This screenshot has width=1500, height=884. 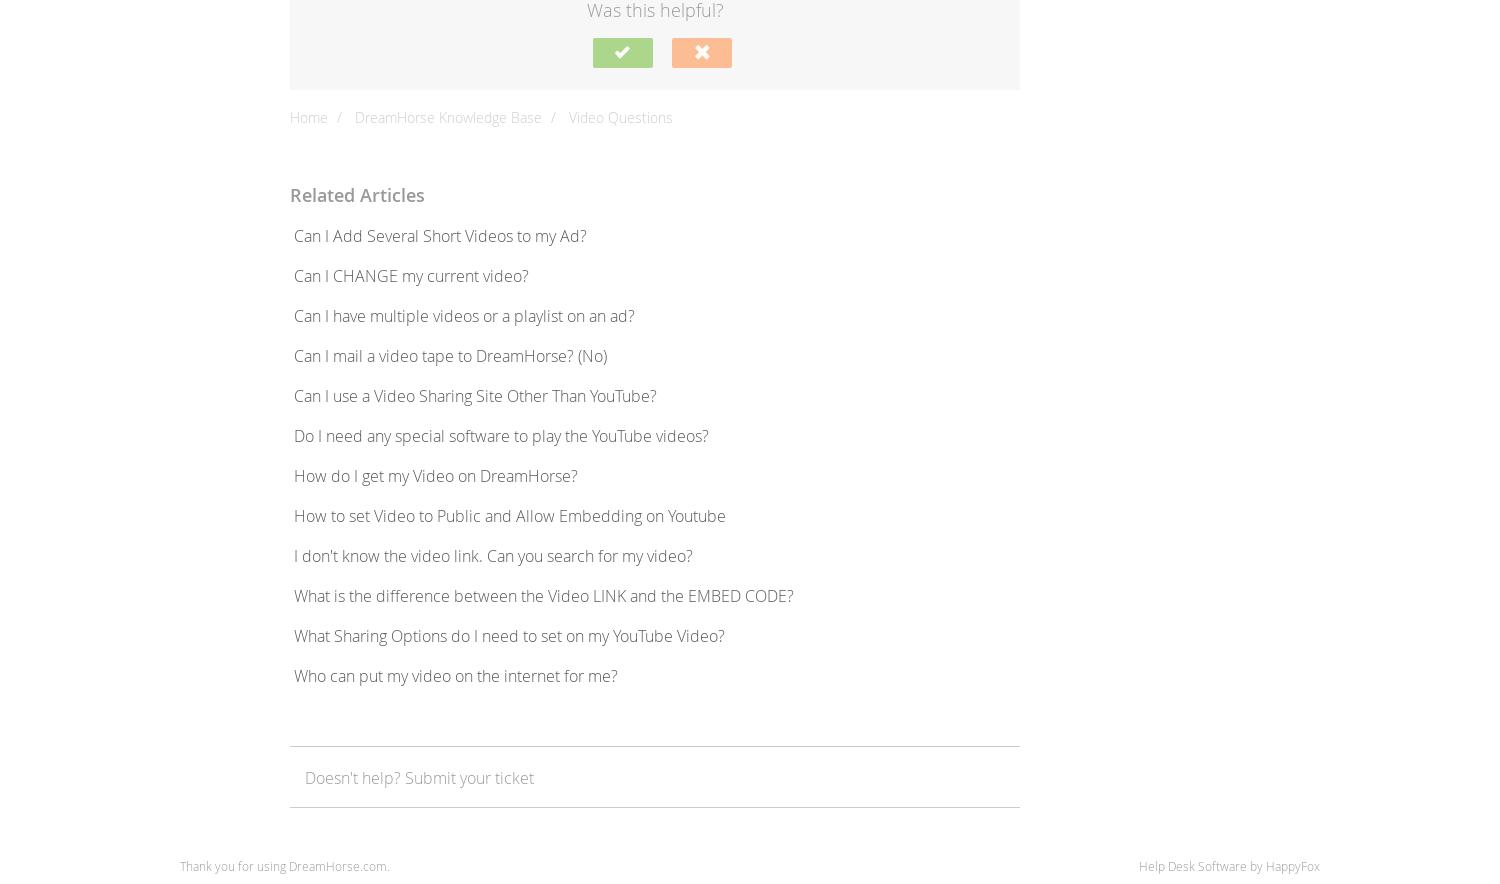 I want to click on 'How do I get my Video on DreamHorse?', so click(x=436, y=476).